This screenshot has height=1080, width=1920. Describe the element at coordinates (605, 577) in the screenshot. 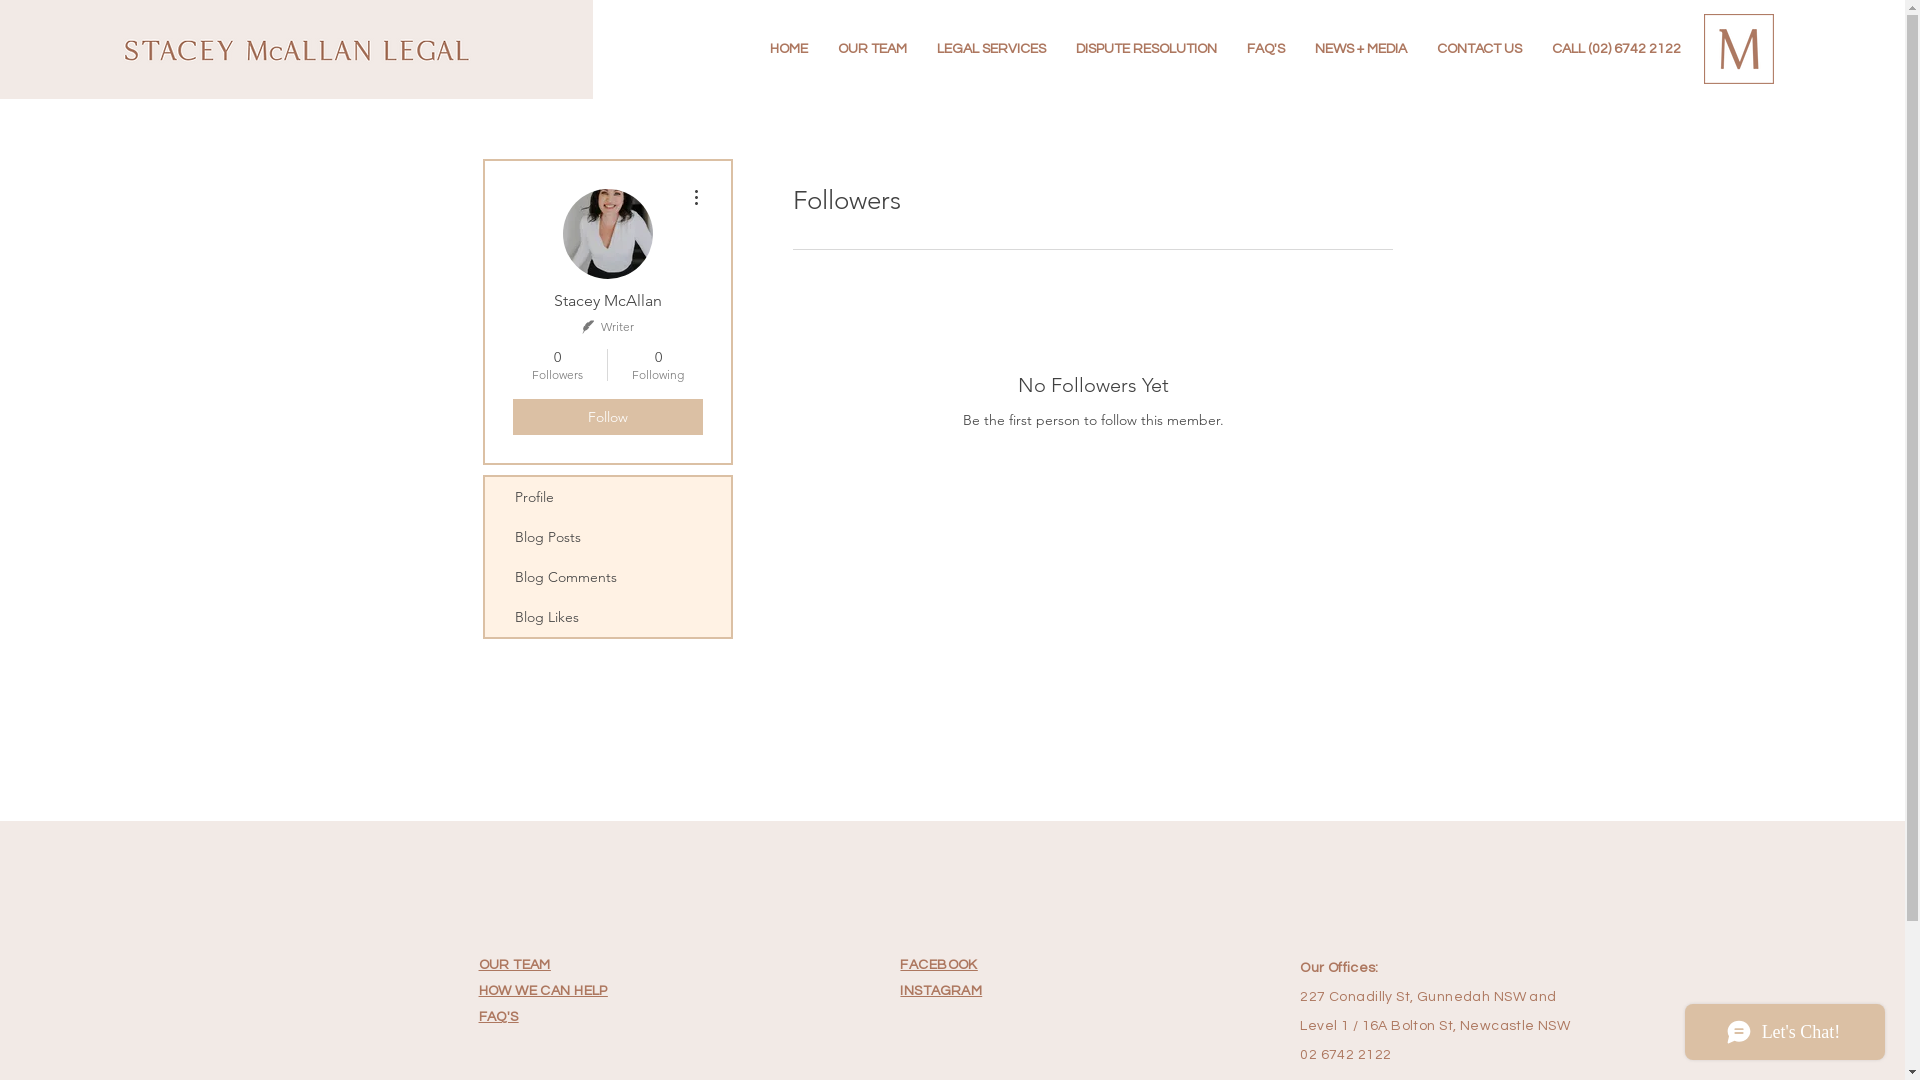

I see `'Blog Comments'` at that location.